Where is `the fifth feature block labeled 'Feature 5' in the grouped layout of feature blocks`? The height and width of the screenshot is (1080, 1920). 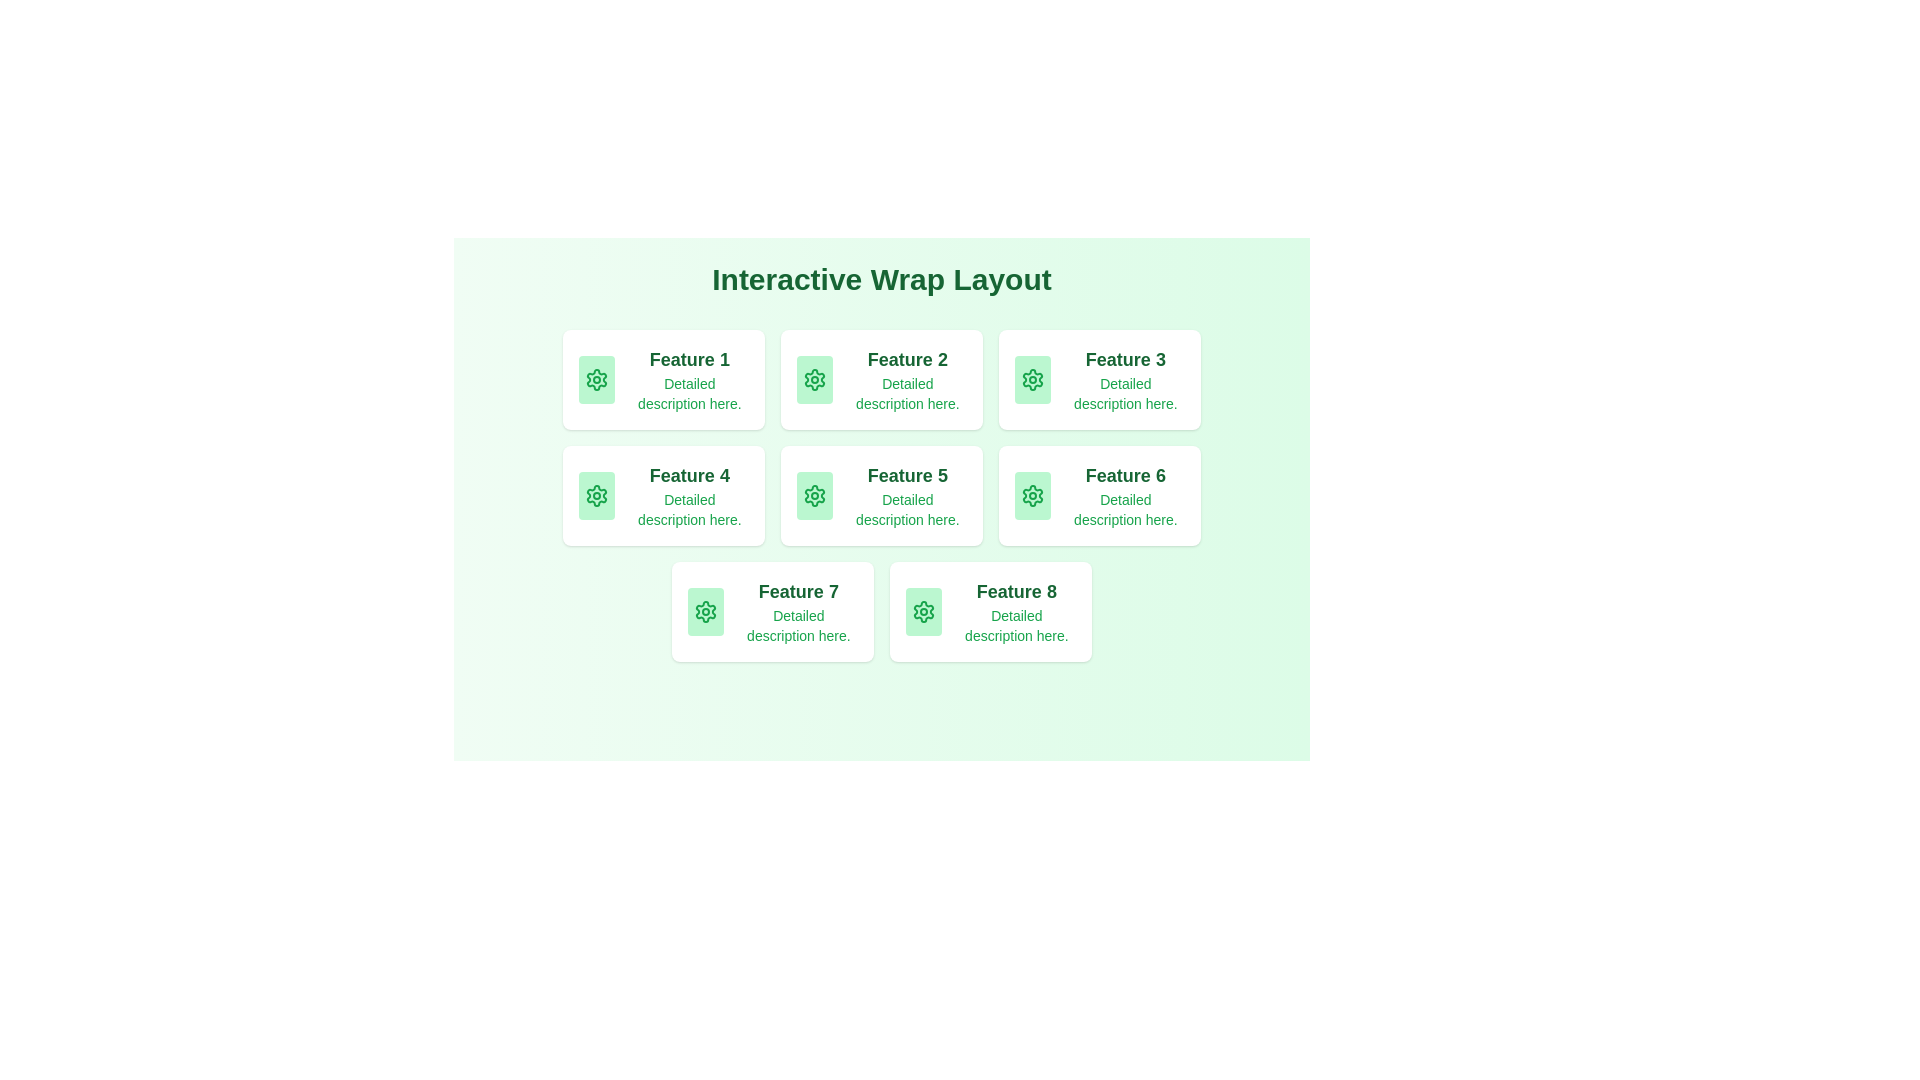 the fifth feature block labeled 'Feature 5' in the grouped layout of feature blocks is located at coordinates (881, 495).